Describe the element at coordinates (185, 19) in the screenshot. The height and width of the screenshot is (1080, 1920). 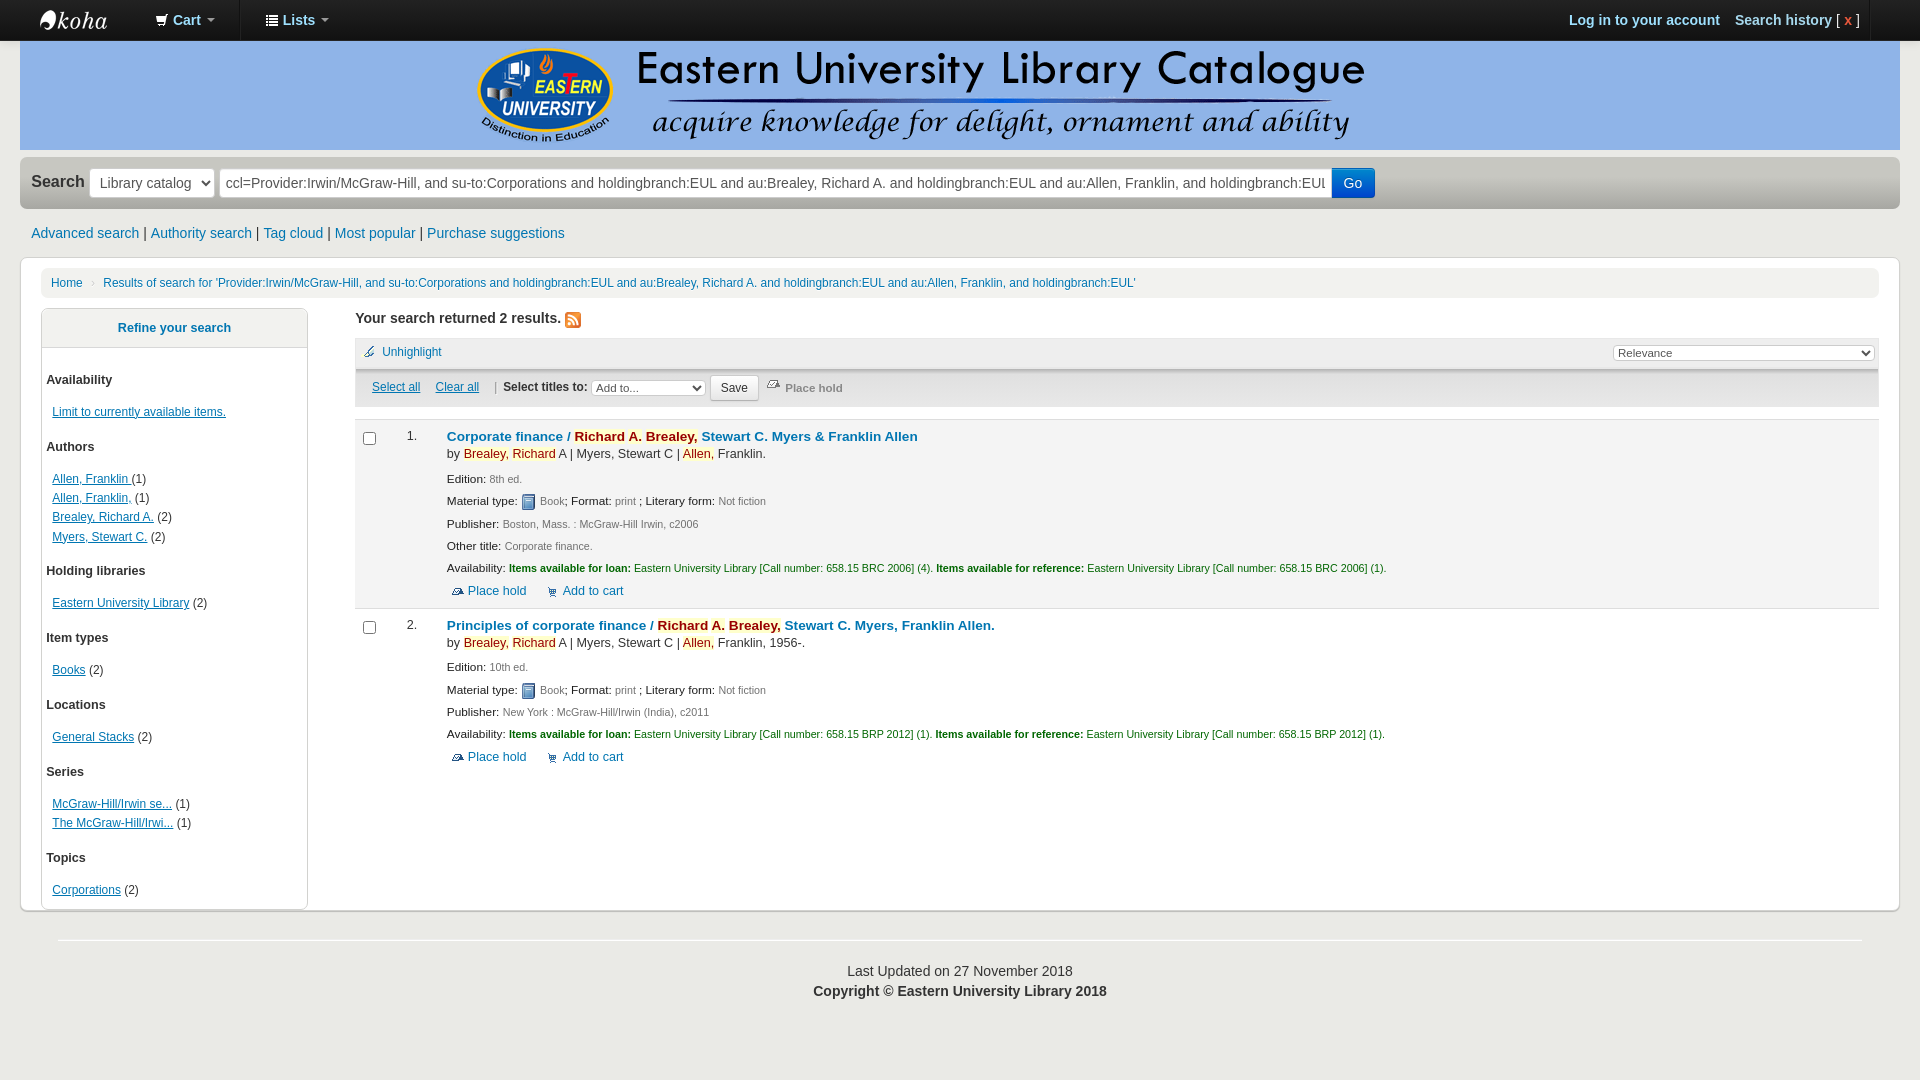
I see `'Cart'` at that location.